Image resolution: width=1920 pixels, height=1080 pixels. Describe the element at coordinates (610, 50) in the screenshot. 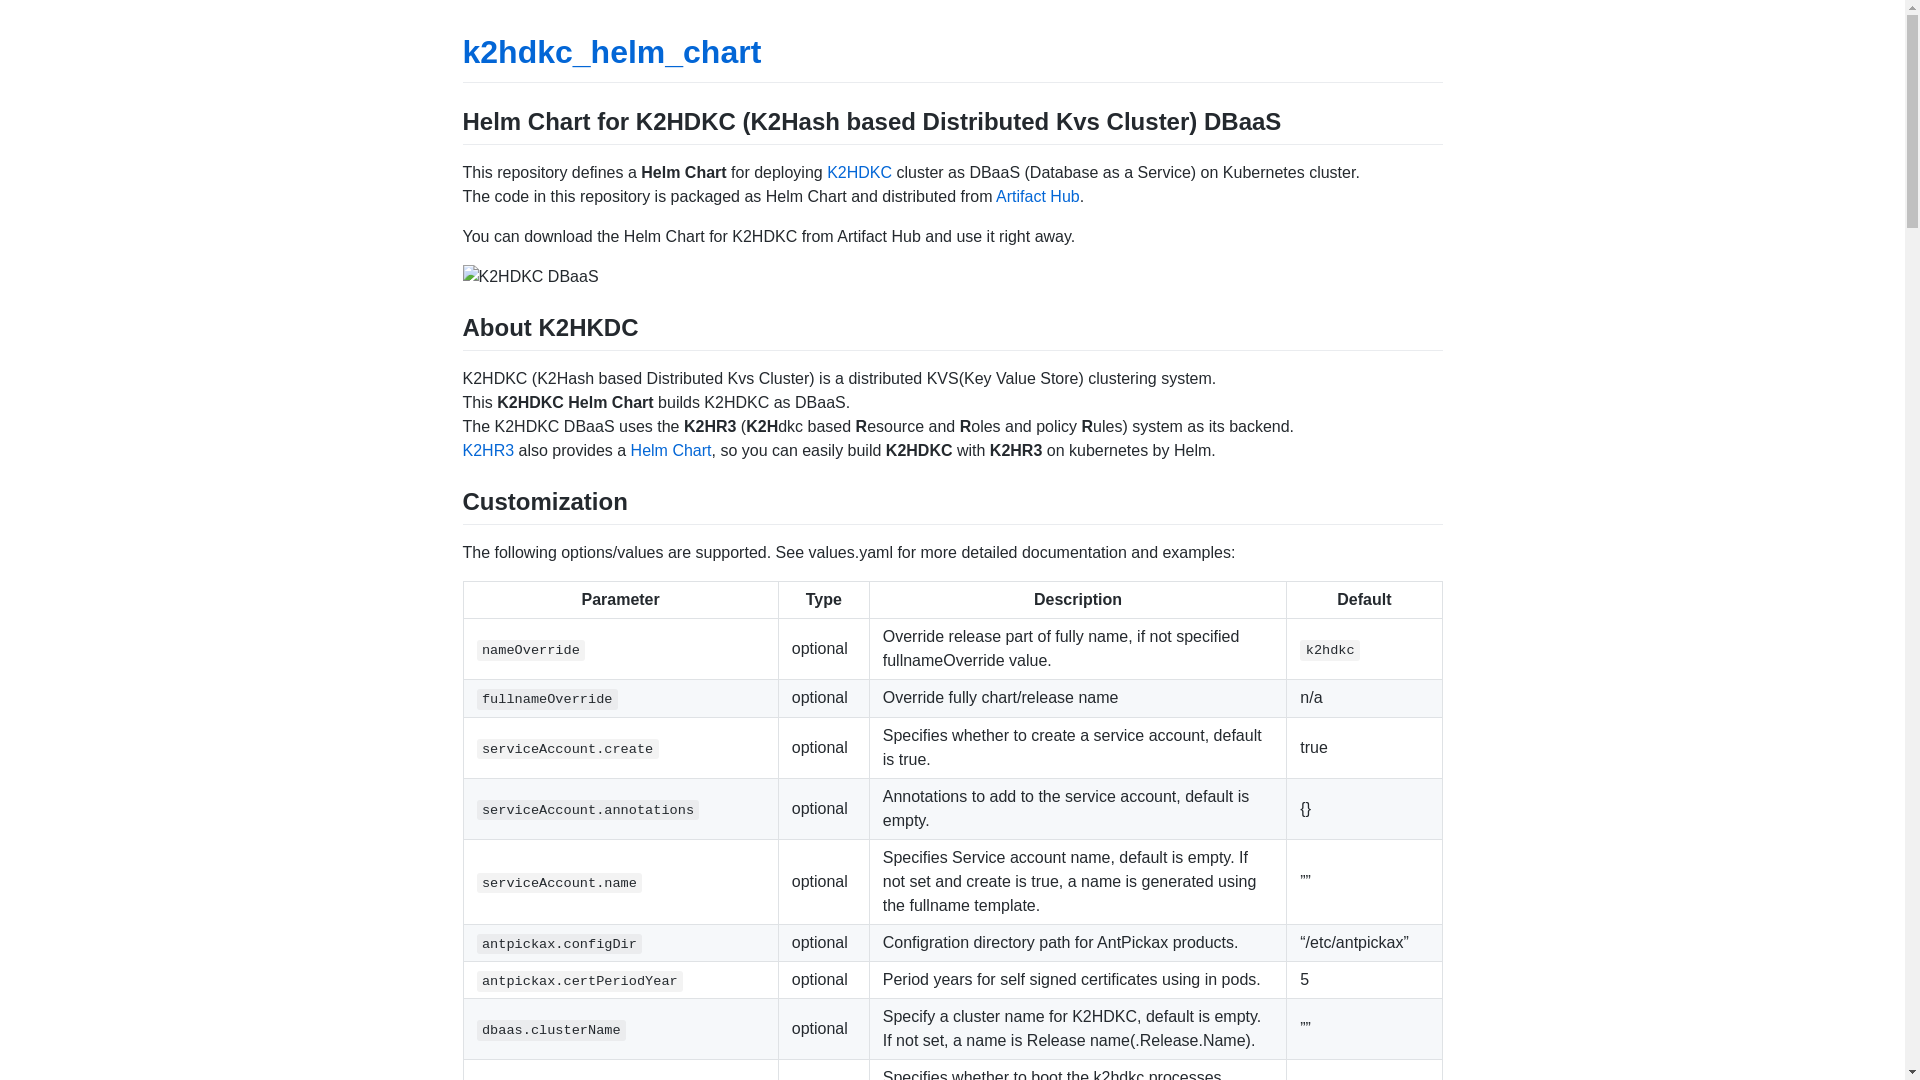

I see `'k2hdkc_helm_chart'` at that location.